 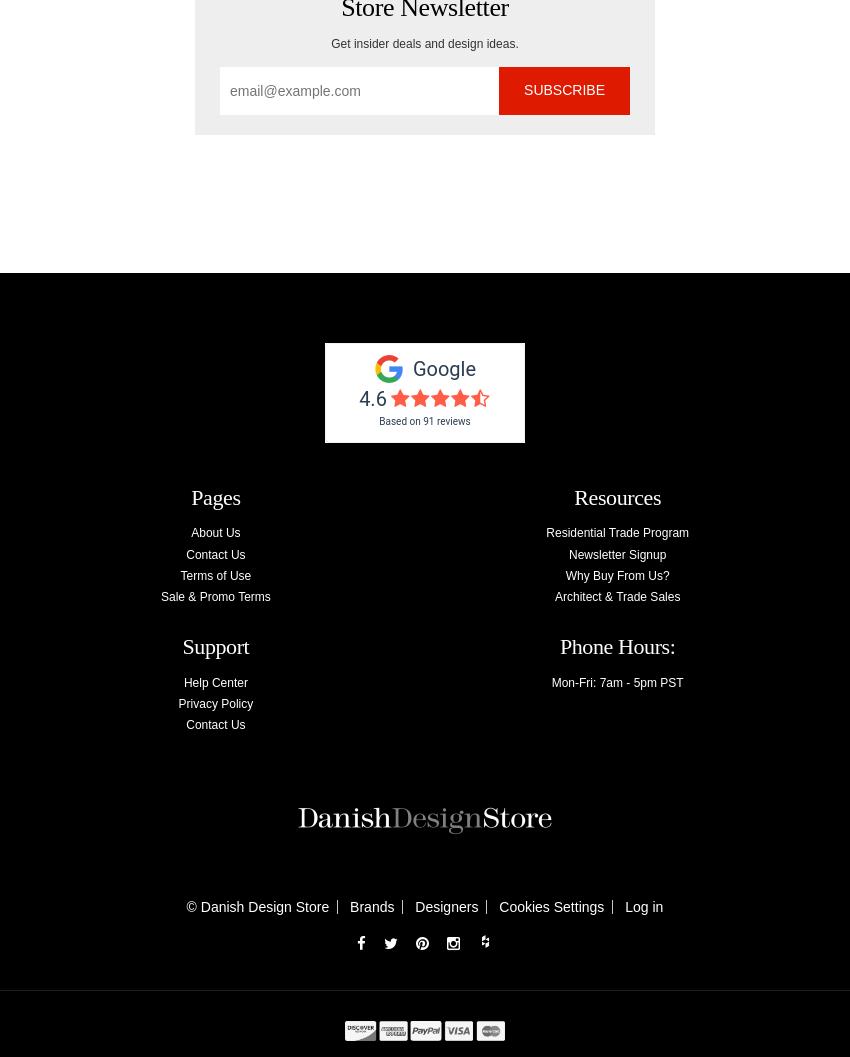 What do you see at coordinates (616, 680) in the screenshot?
I see `'Mon-Fri: 7am - 5pm PST'` at bounding box center [616, 680].